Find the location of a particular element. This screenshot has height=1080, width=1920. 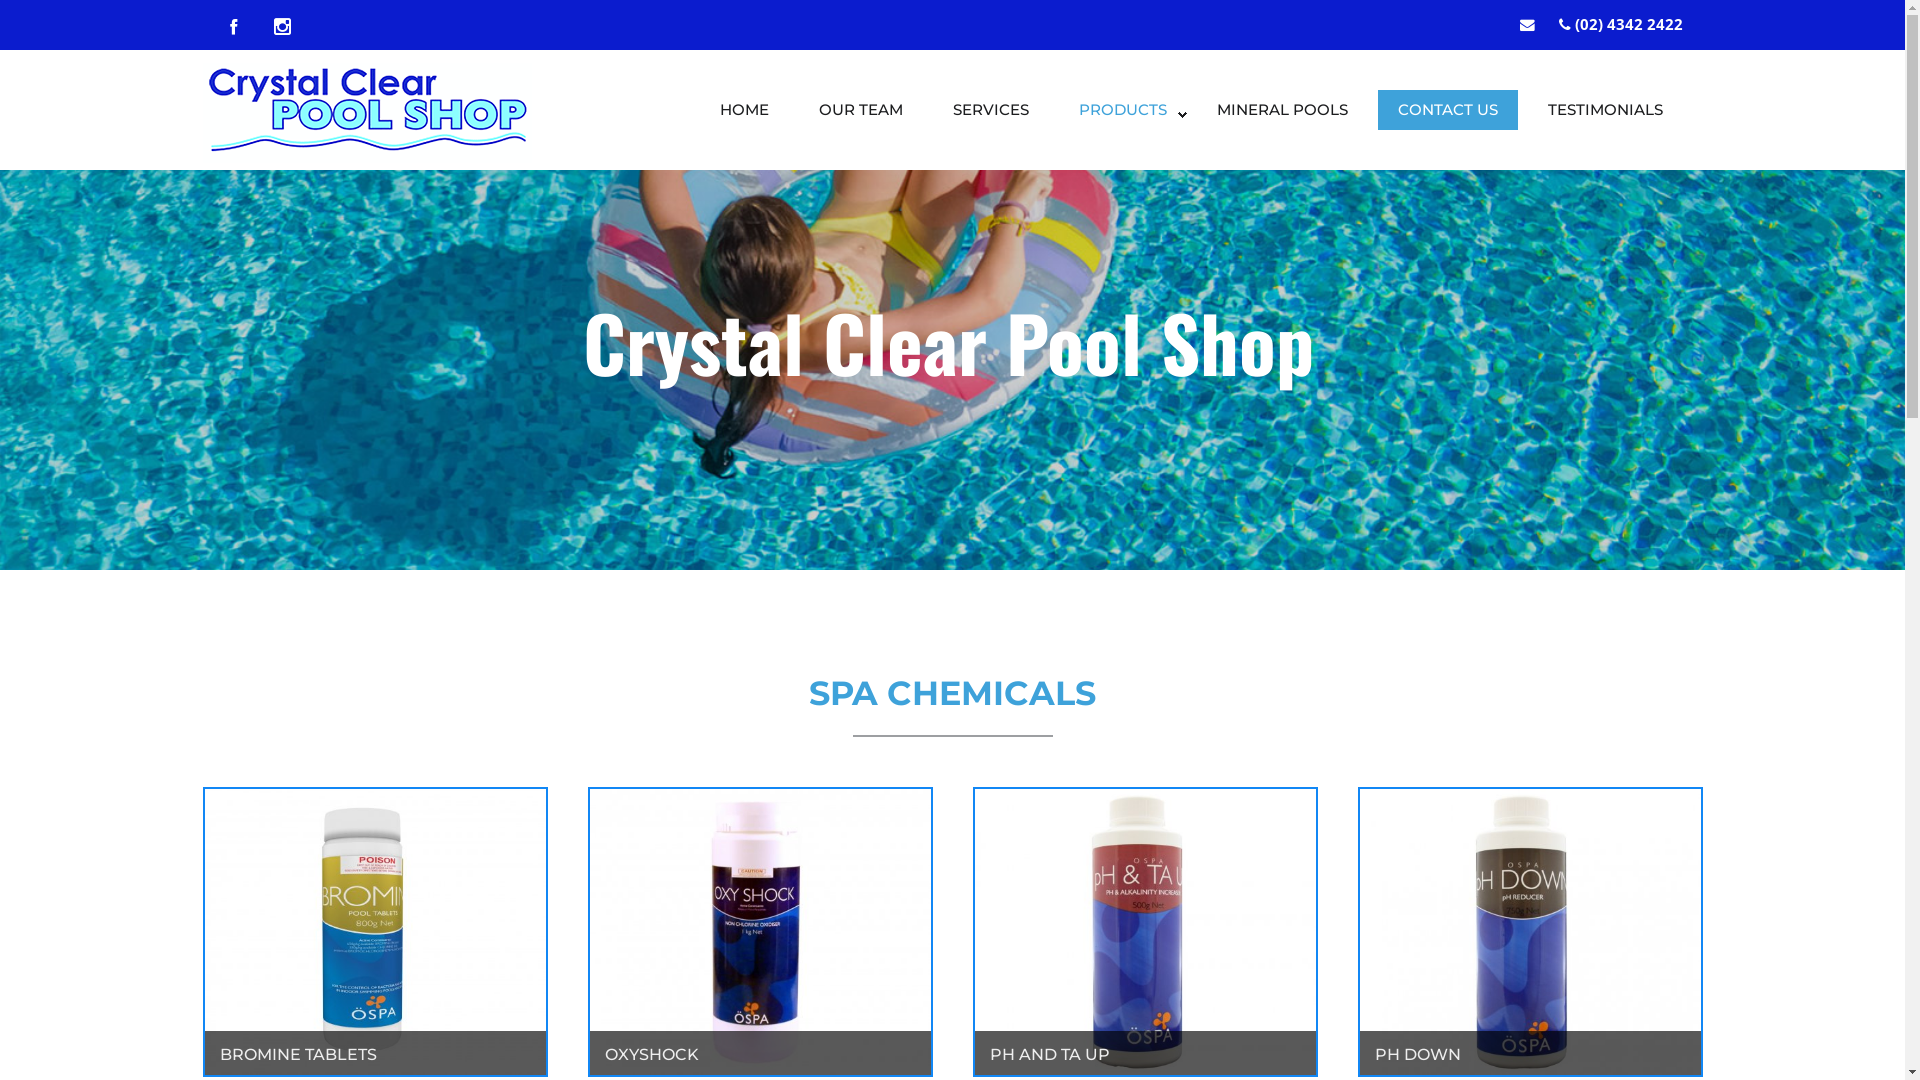

'SERVICES' is located at coordinates (989, 115).